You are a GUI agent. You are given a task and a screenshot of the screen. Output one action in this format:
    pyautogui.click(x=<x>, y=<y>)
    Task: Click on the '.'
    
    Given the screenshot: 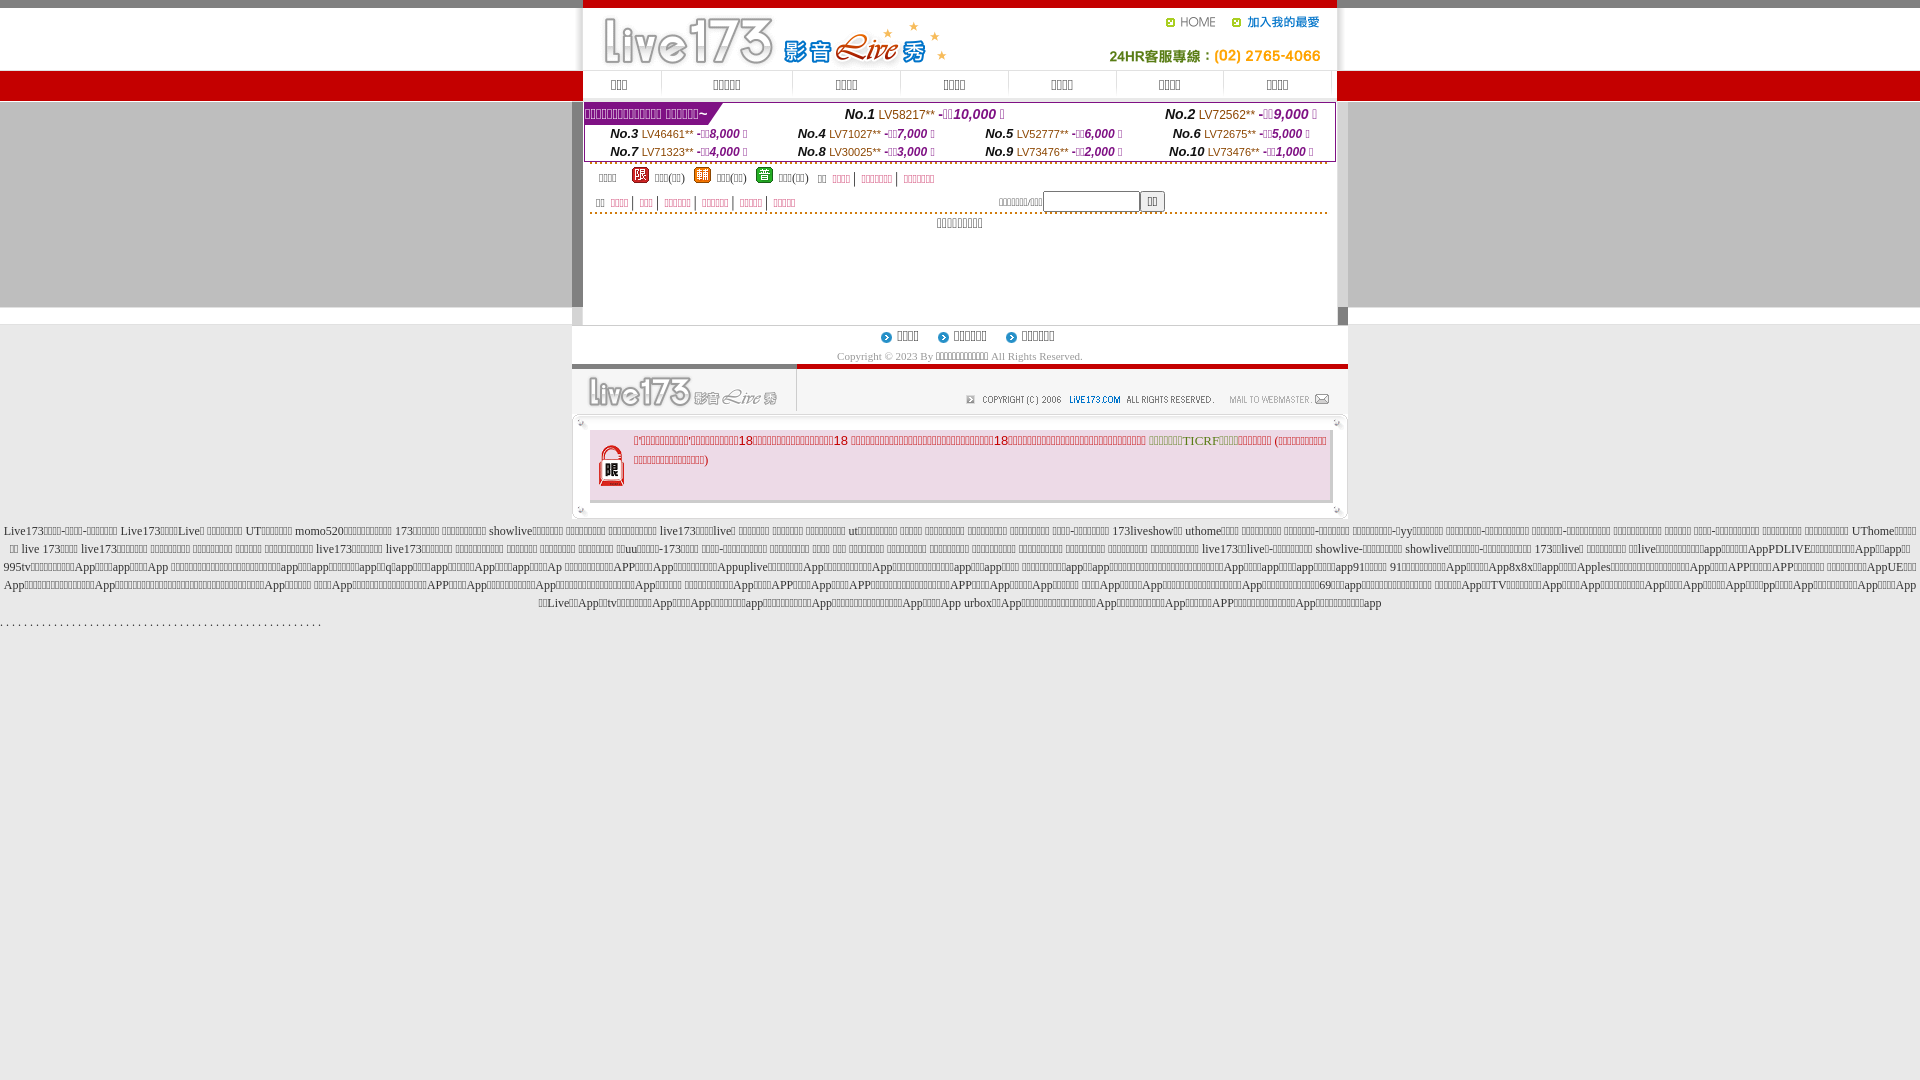 What is the action you would take?
    pyautogui.click(x=216, y=620)
    